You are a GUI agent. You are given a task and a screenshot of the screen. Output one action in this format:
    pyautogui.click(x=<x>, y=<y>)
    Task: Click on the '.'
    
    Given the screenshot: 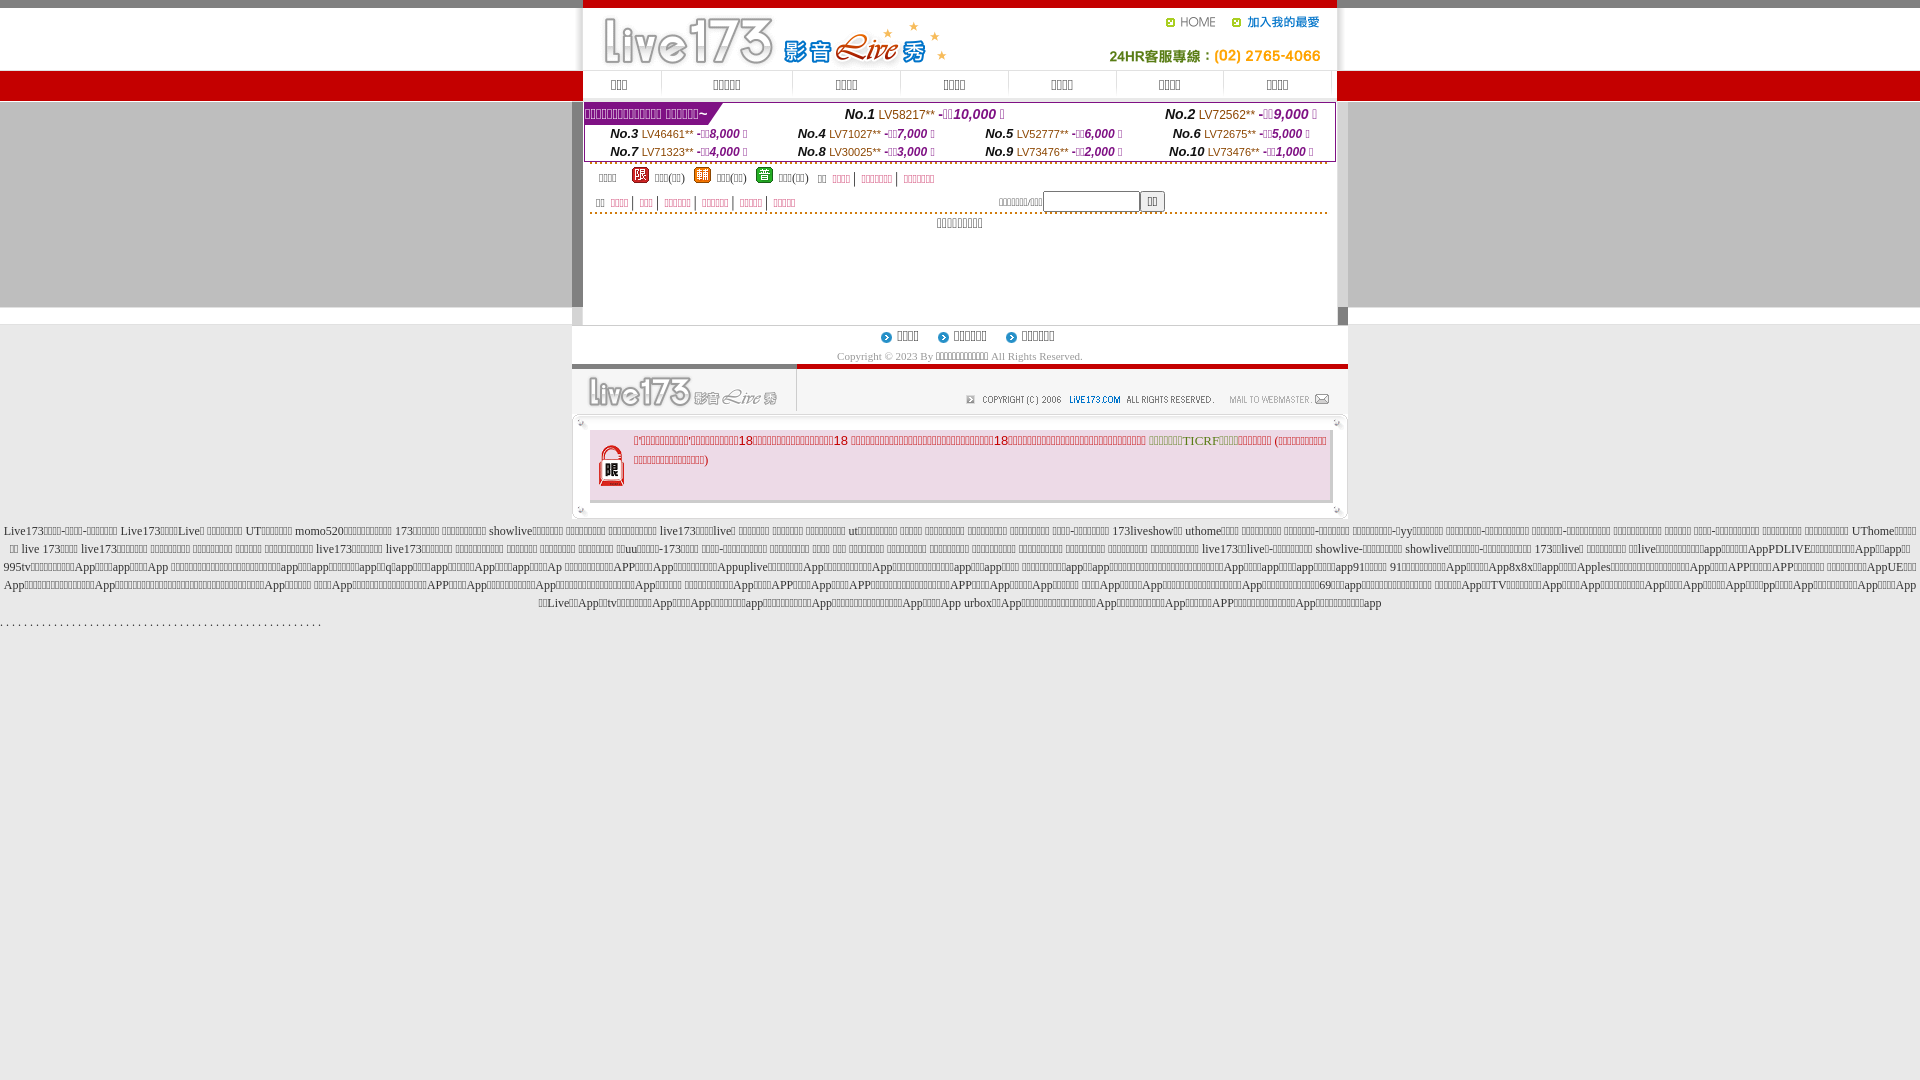 What is the action you would take?
    pyautogui.click(x=216, y=620)
    